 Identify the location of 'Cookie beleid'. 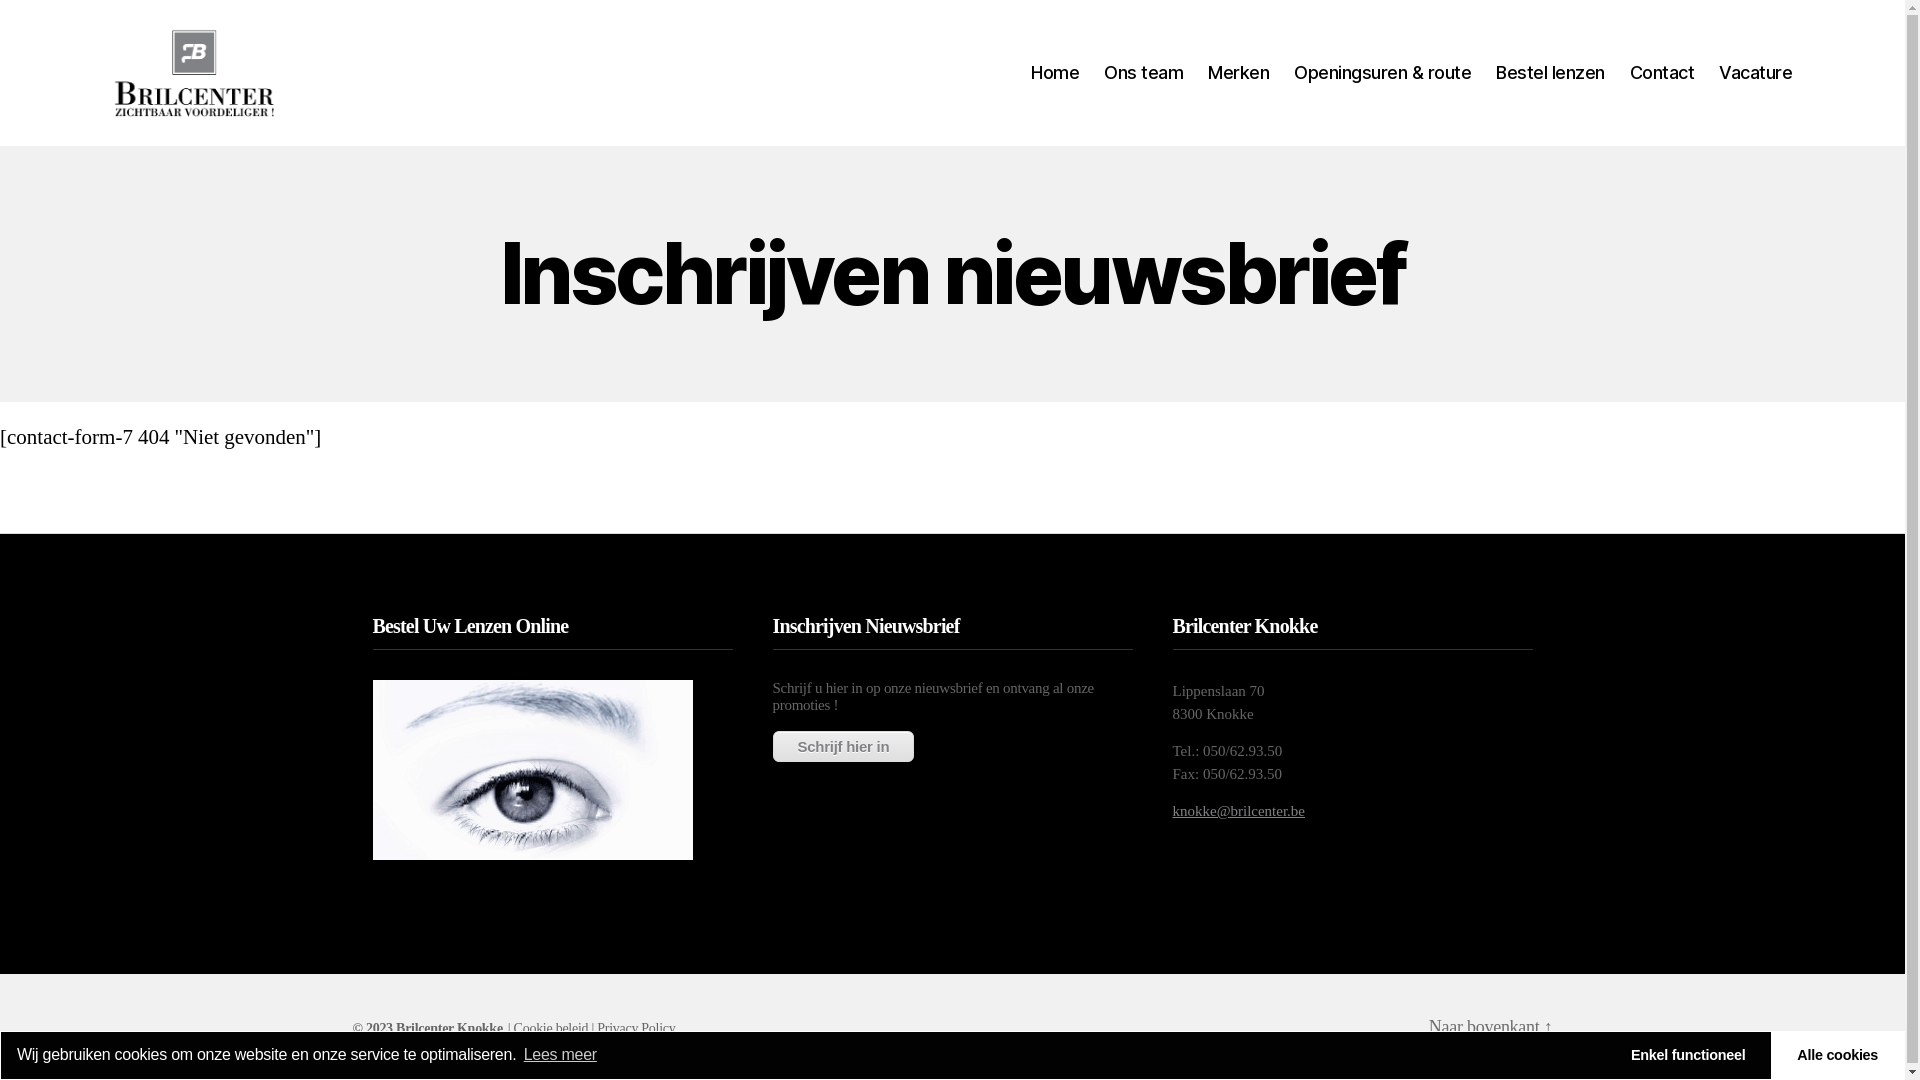
(551, 1028).